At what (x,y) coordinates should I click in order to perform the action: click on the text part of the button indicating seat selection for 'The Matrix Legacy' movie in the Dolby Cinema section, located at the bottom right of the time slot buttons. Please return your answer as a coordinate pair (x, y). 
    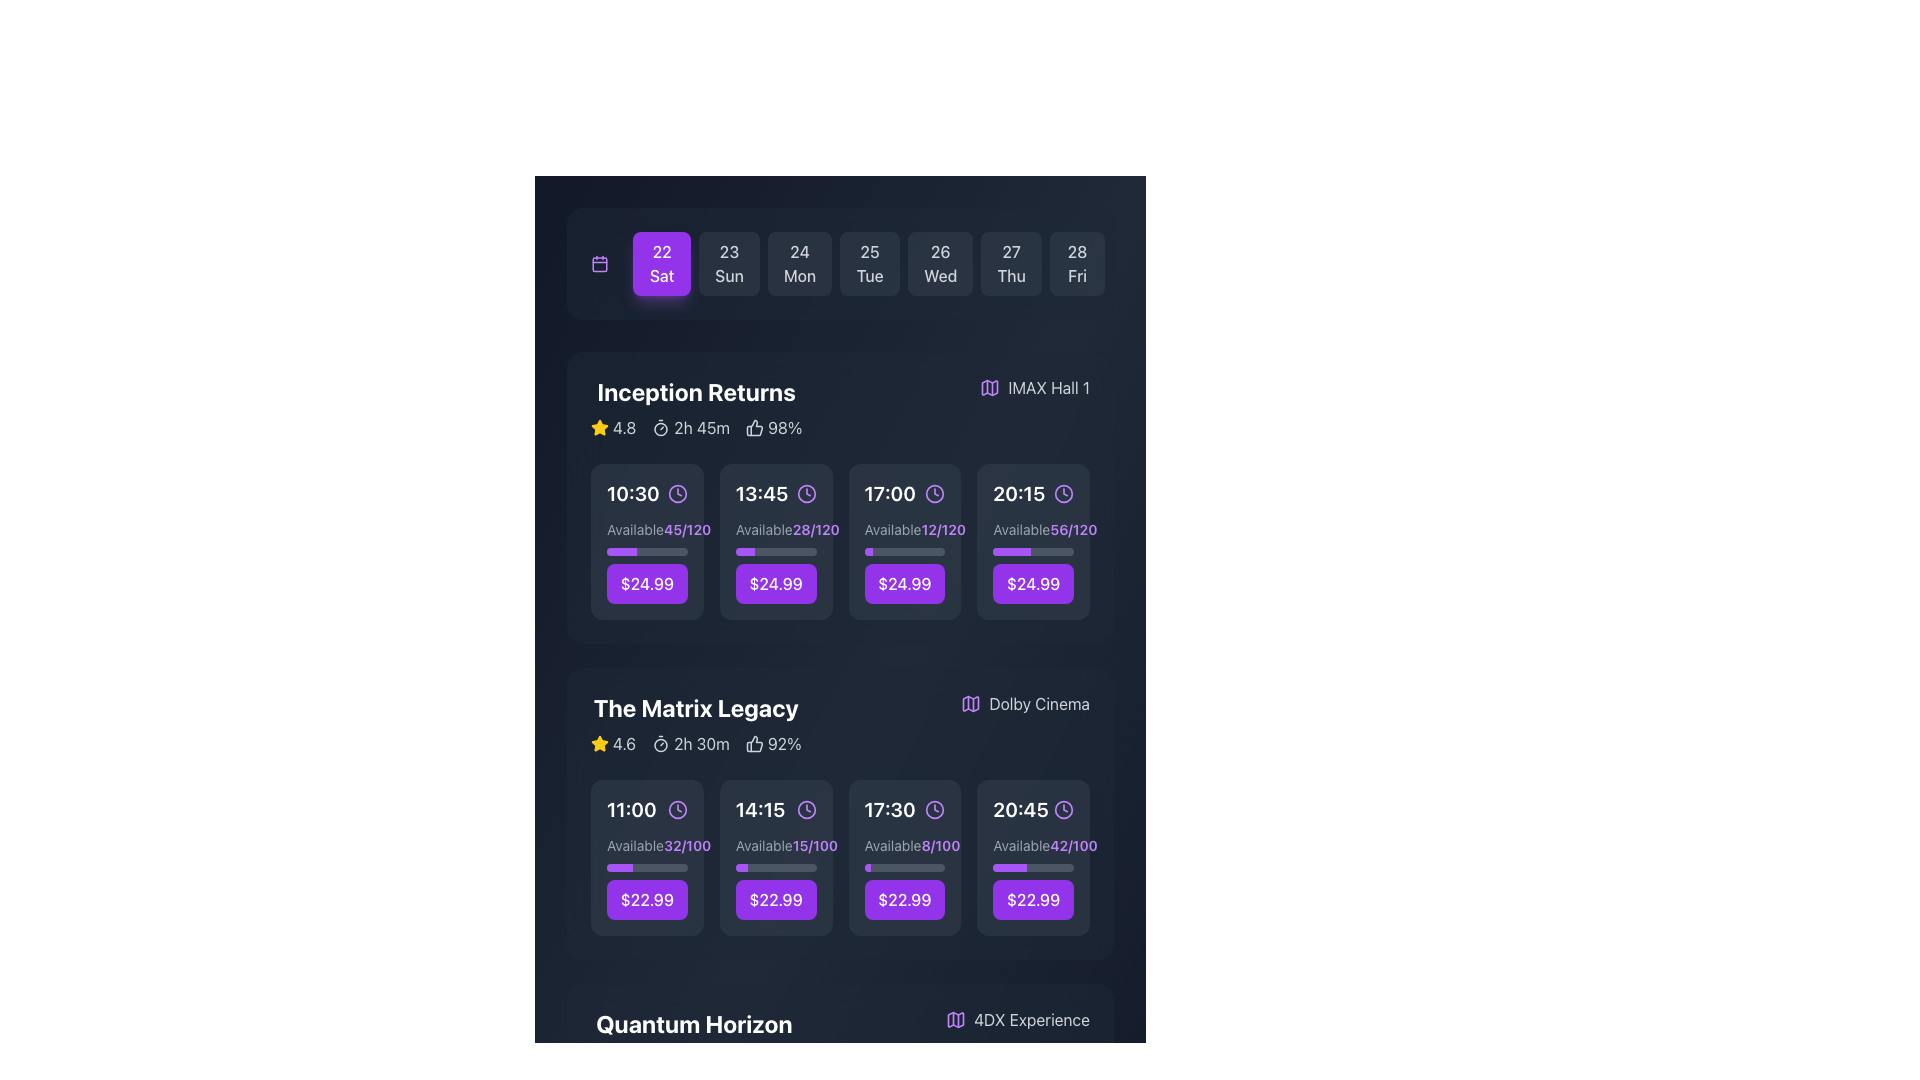
    Looking at the image, I should click on (1042, 856).